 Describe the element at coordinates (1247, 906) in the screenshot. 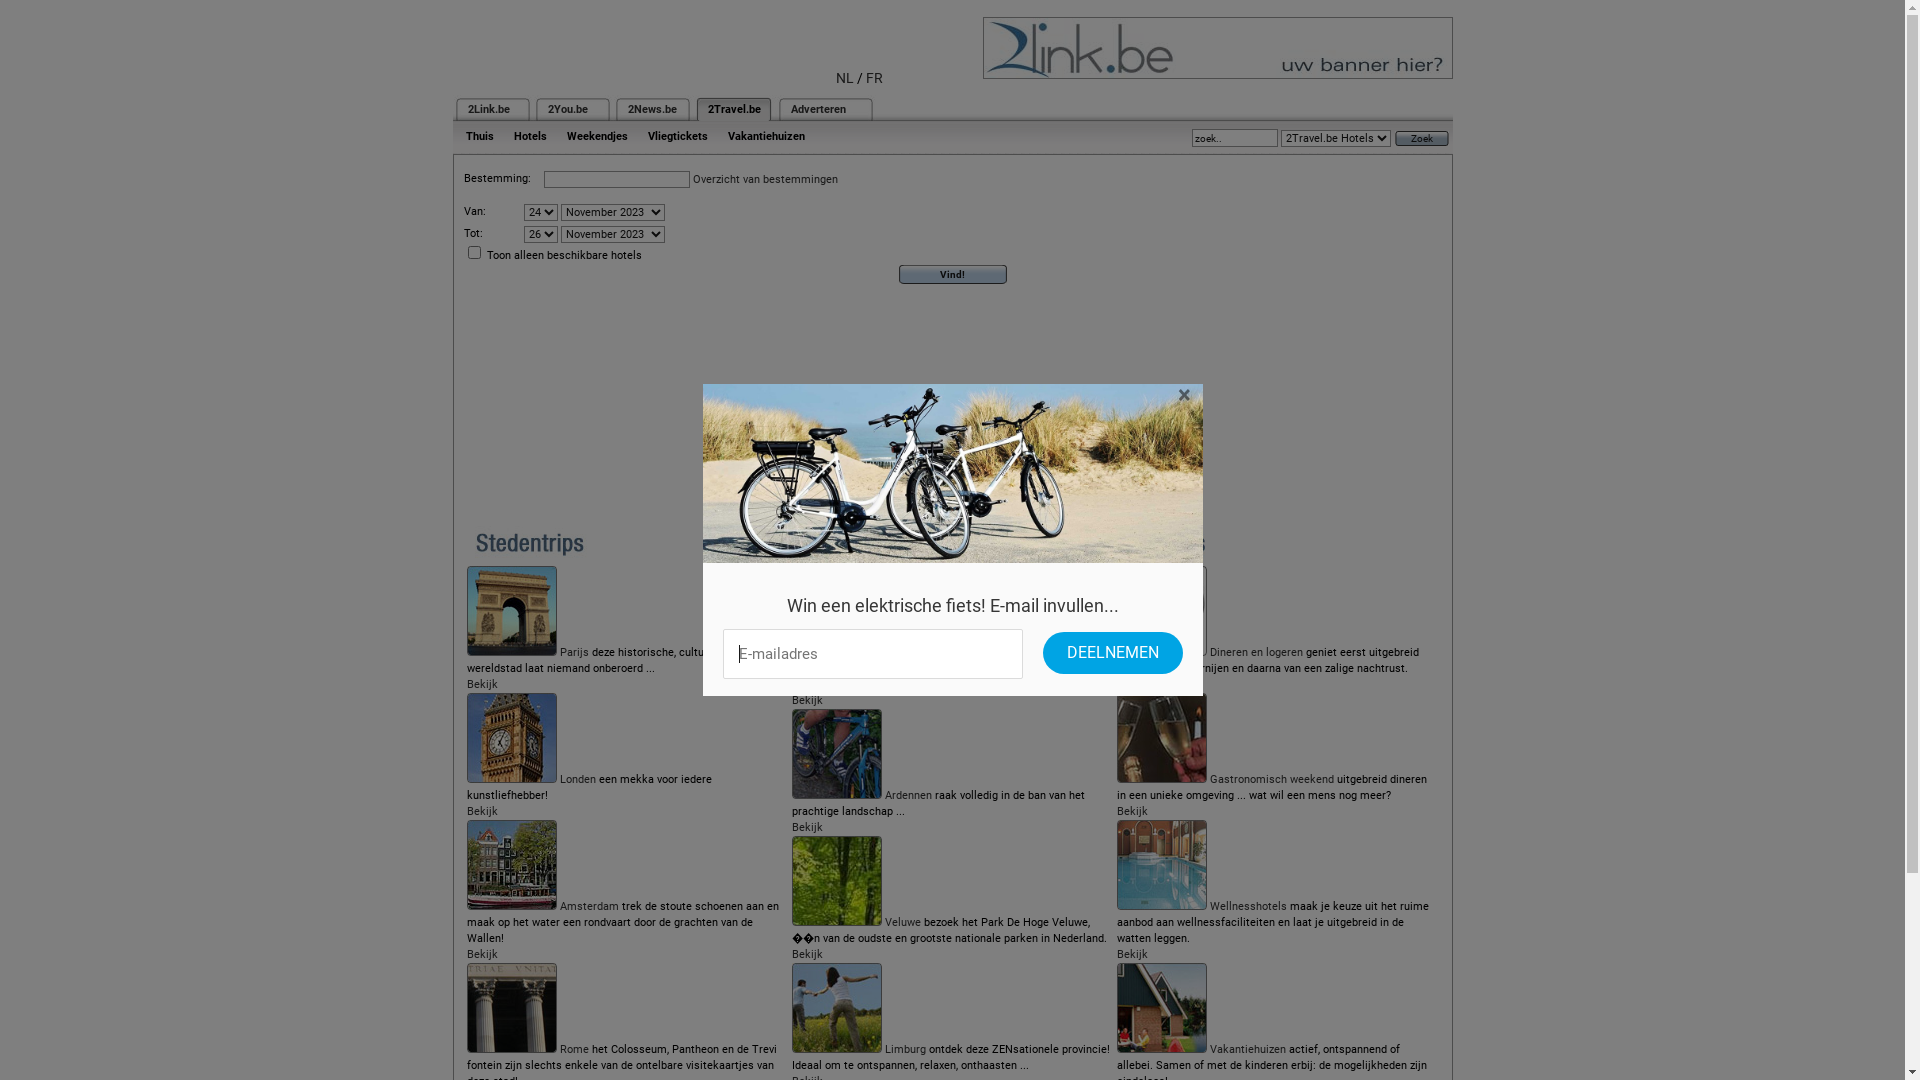

I see `'Wellnesshotels'` at that location.